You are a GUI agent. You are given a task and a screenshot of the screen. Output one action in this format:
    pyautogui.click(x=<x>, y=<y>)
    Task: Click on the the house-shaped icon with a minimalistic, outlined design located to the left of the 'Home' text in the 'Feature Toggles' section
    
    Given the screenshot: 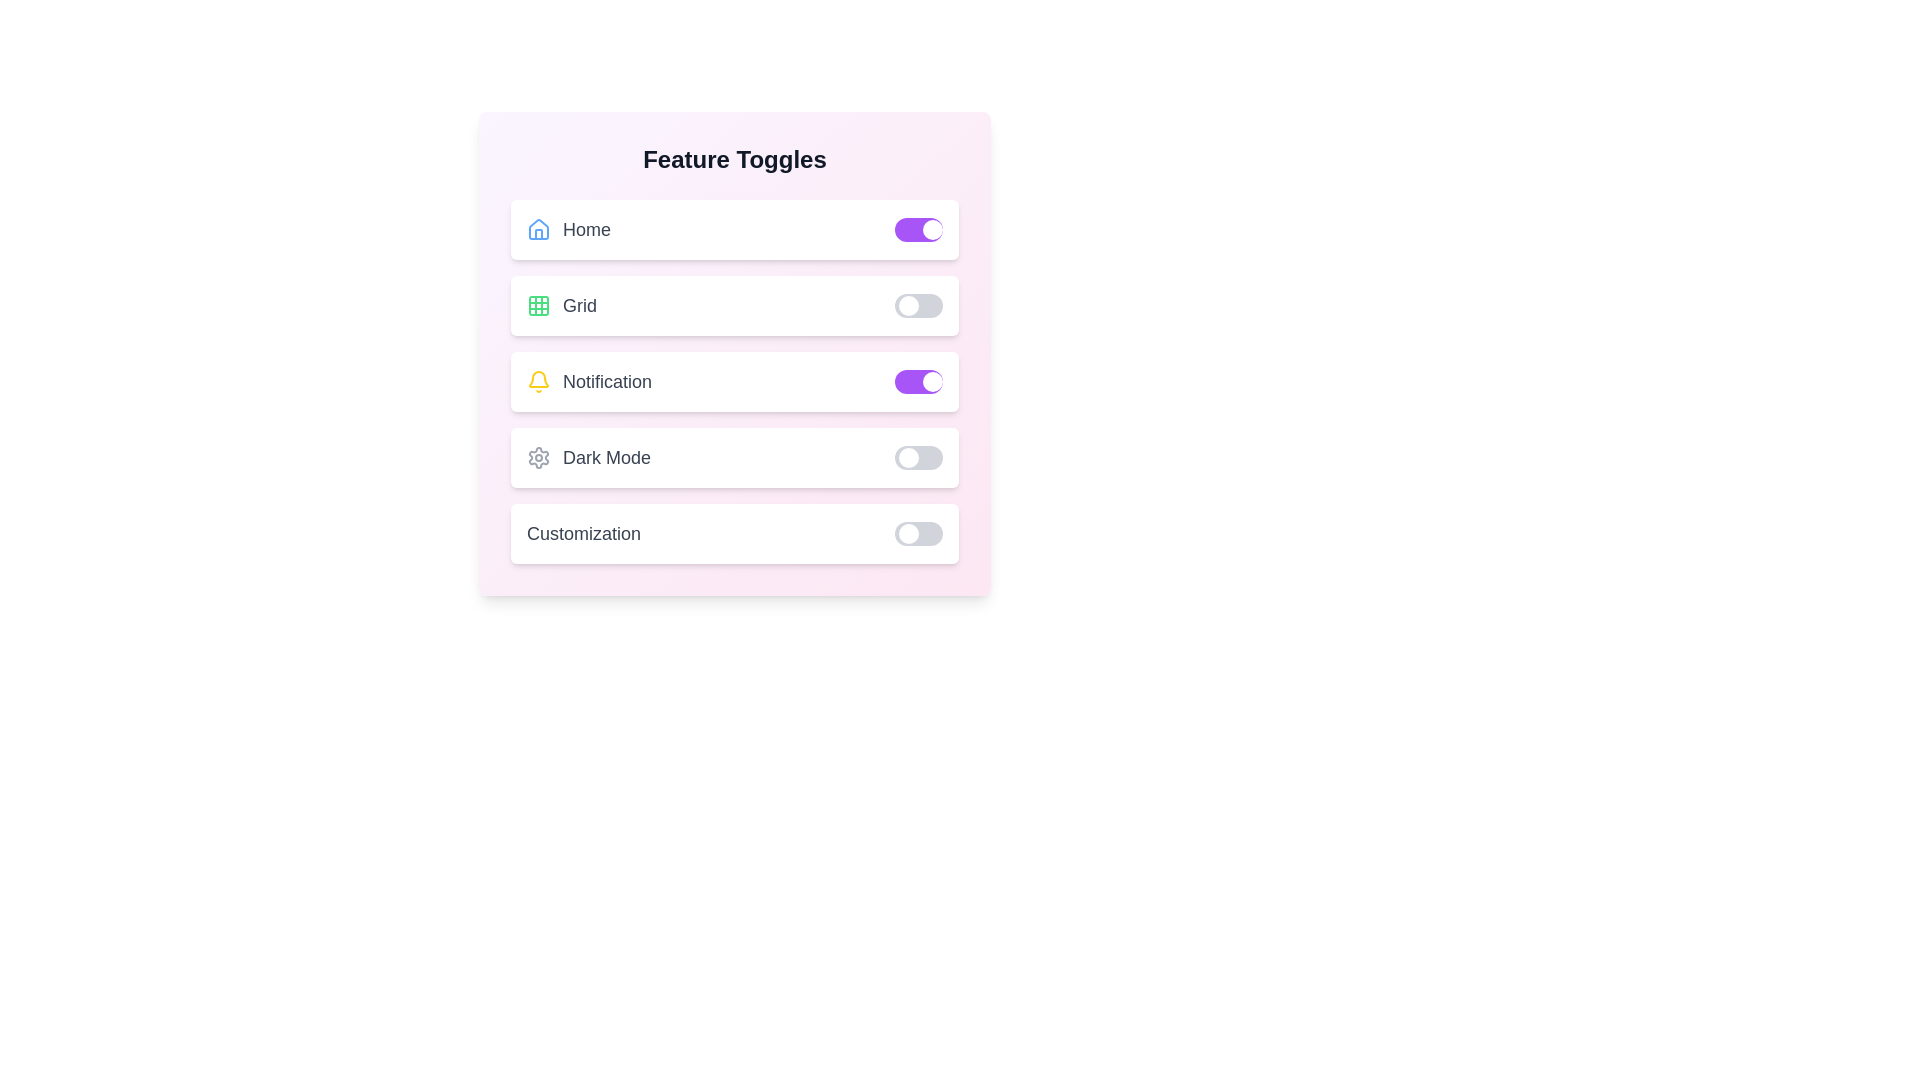 What is the action you would take?
    pyautogui.click(x=538, y=227)
    